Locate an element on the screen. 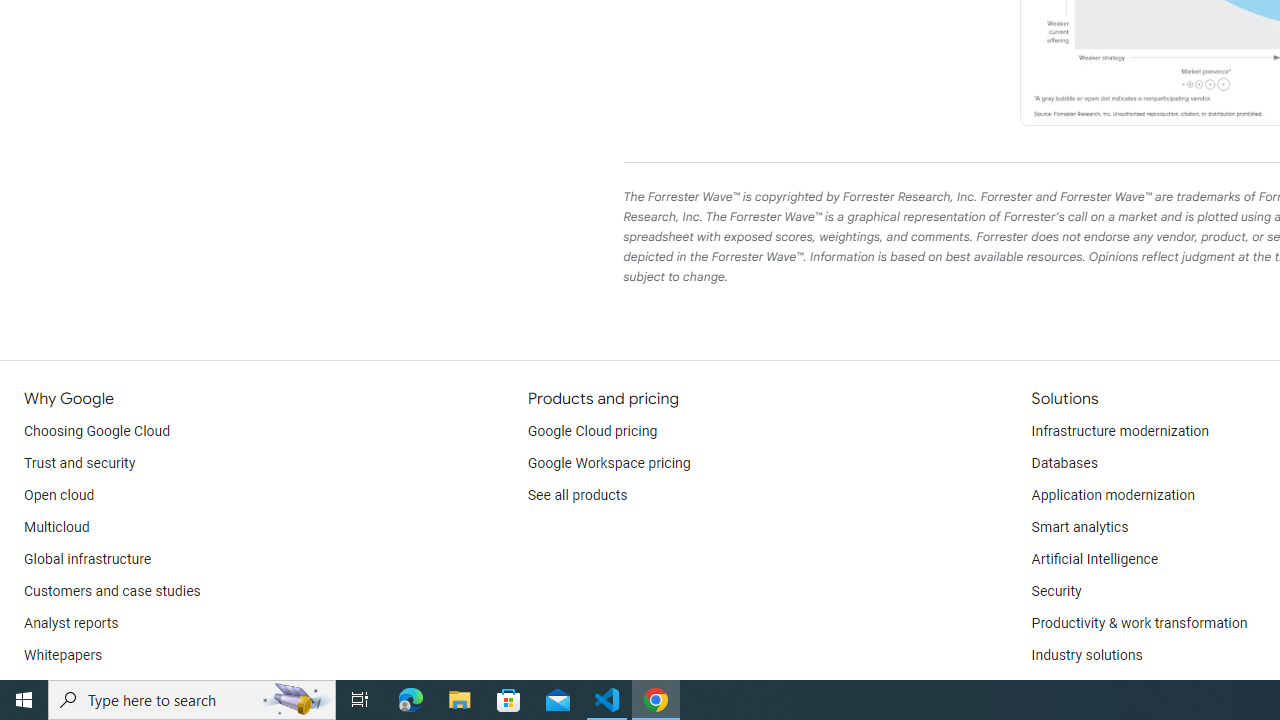 This screenshot has height=720, width=1280. 'Analyst reports' is located at coordinates (71, 622).